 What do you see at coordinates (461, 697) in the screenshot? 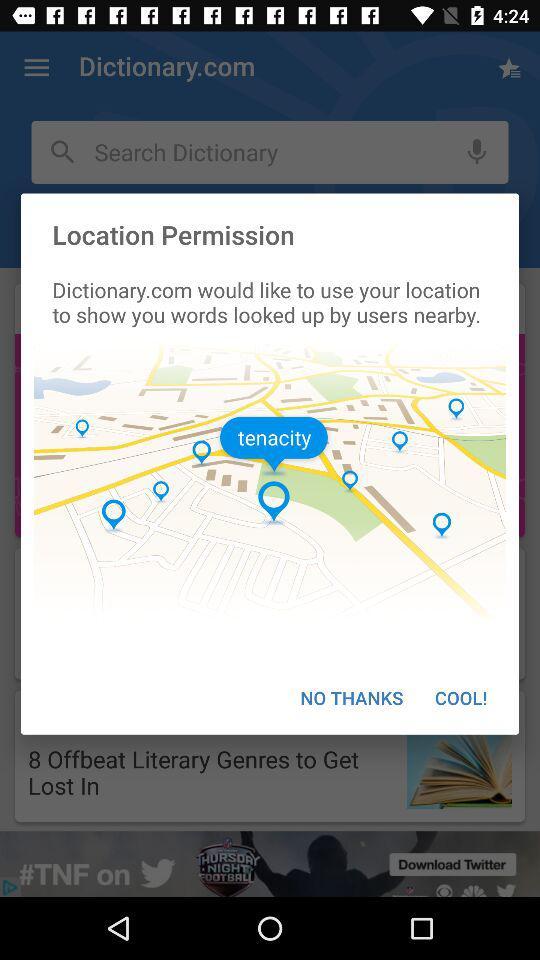
I see `cool! icon` at bounding box center [461, 697].